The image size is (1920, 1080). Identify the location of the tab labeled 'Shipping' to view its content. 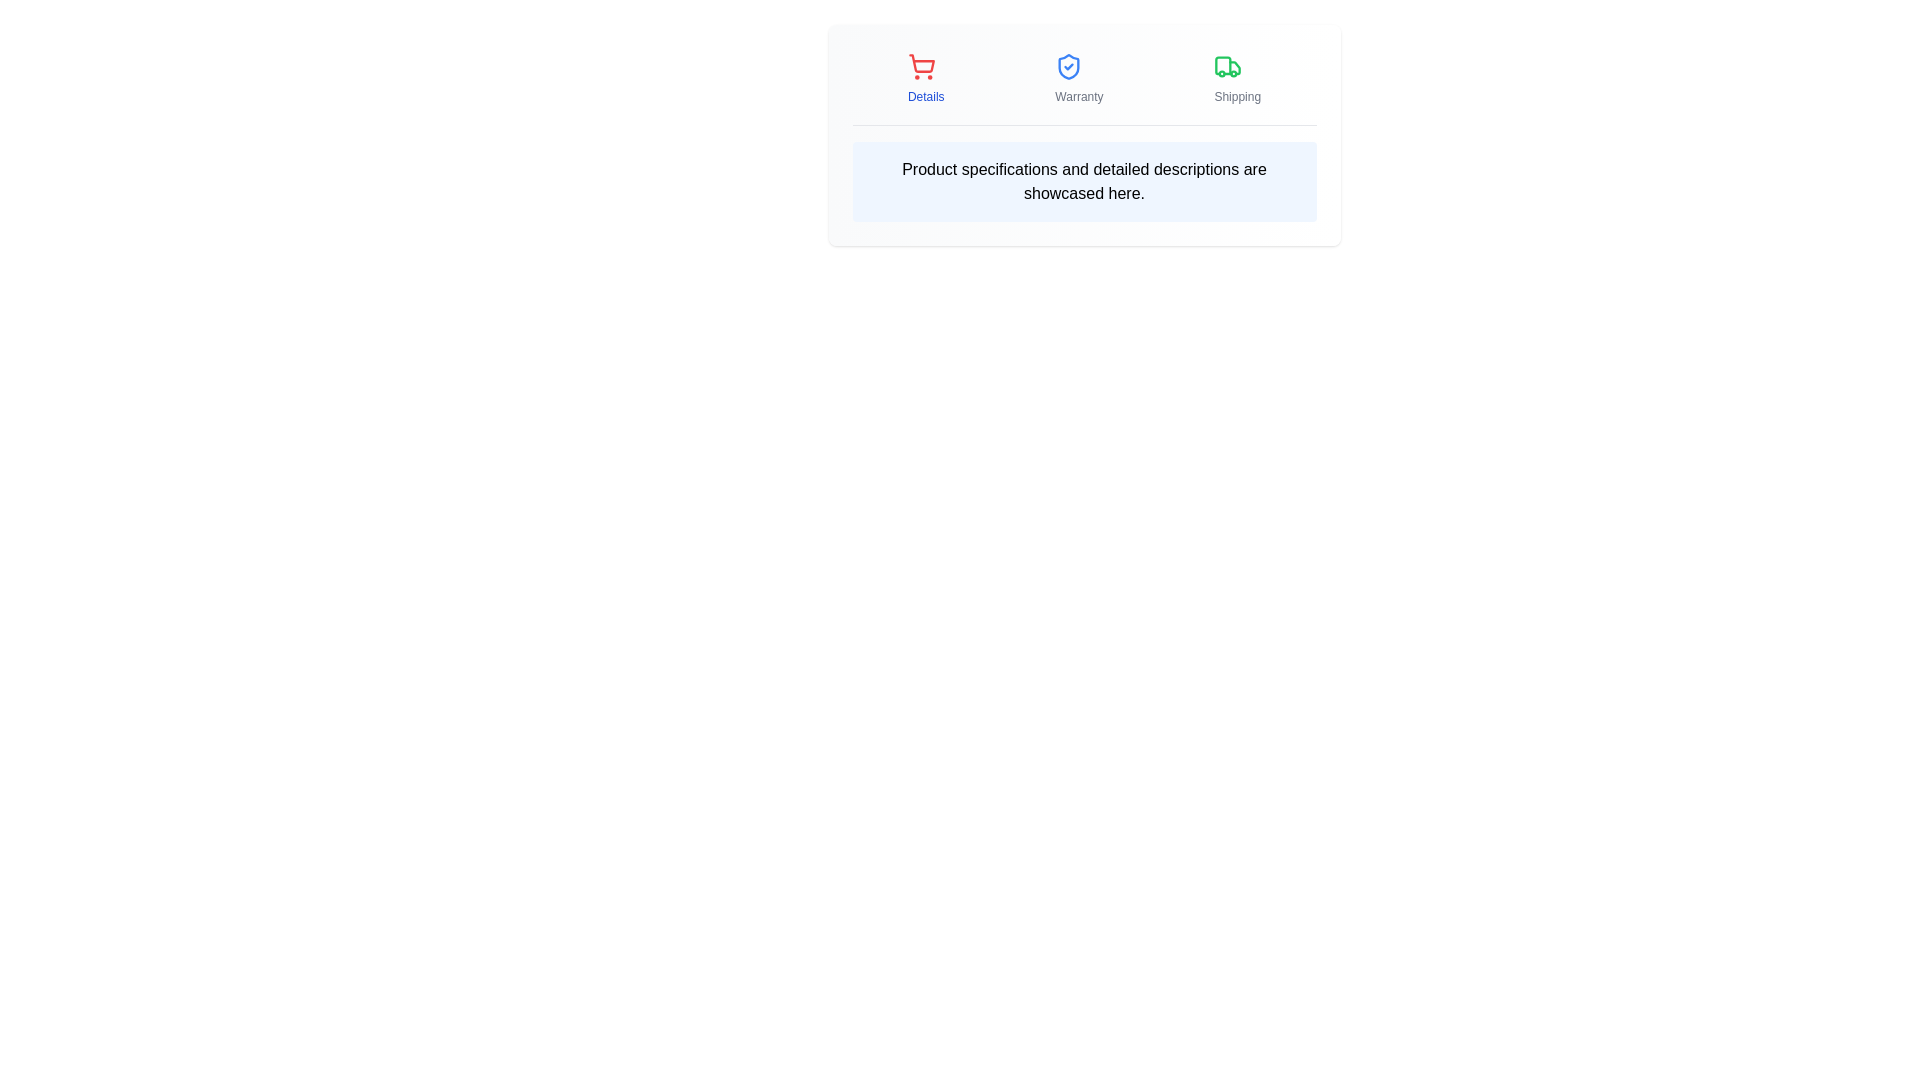
(1237, 77).